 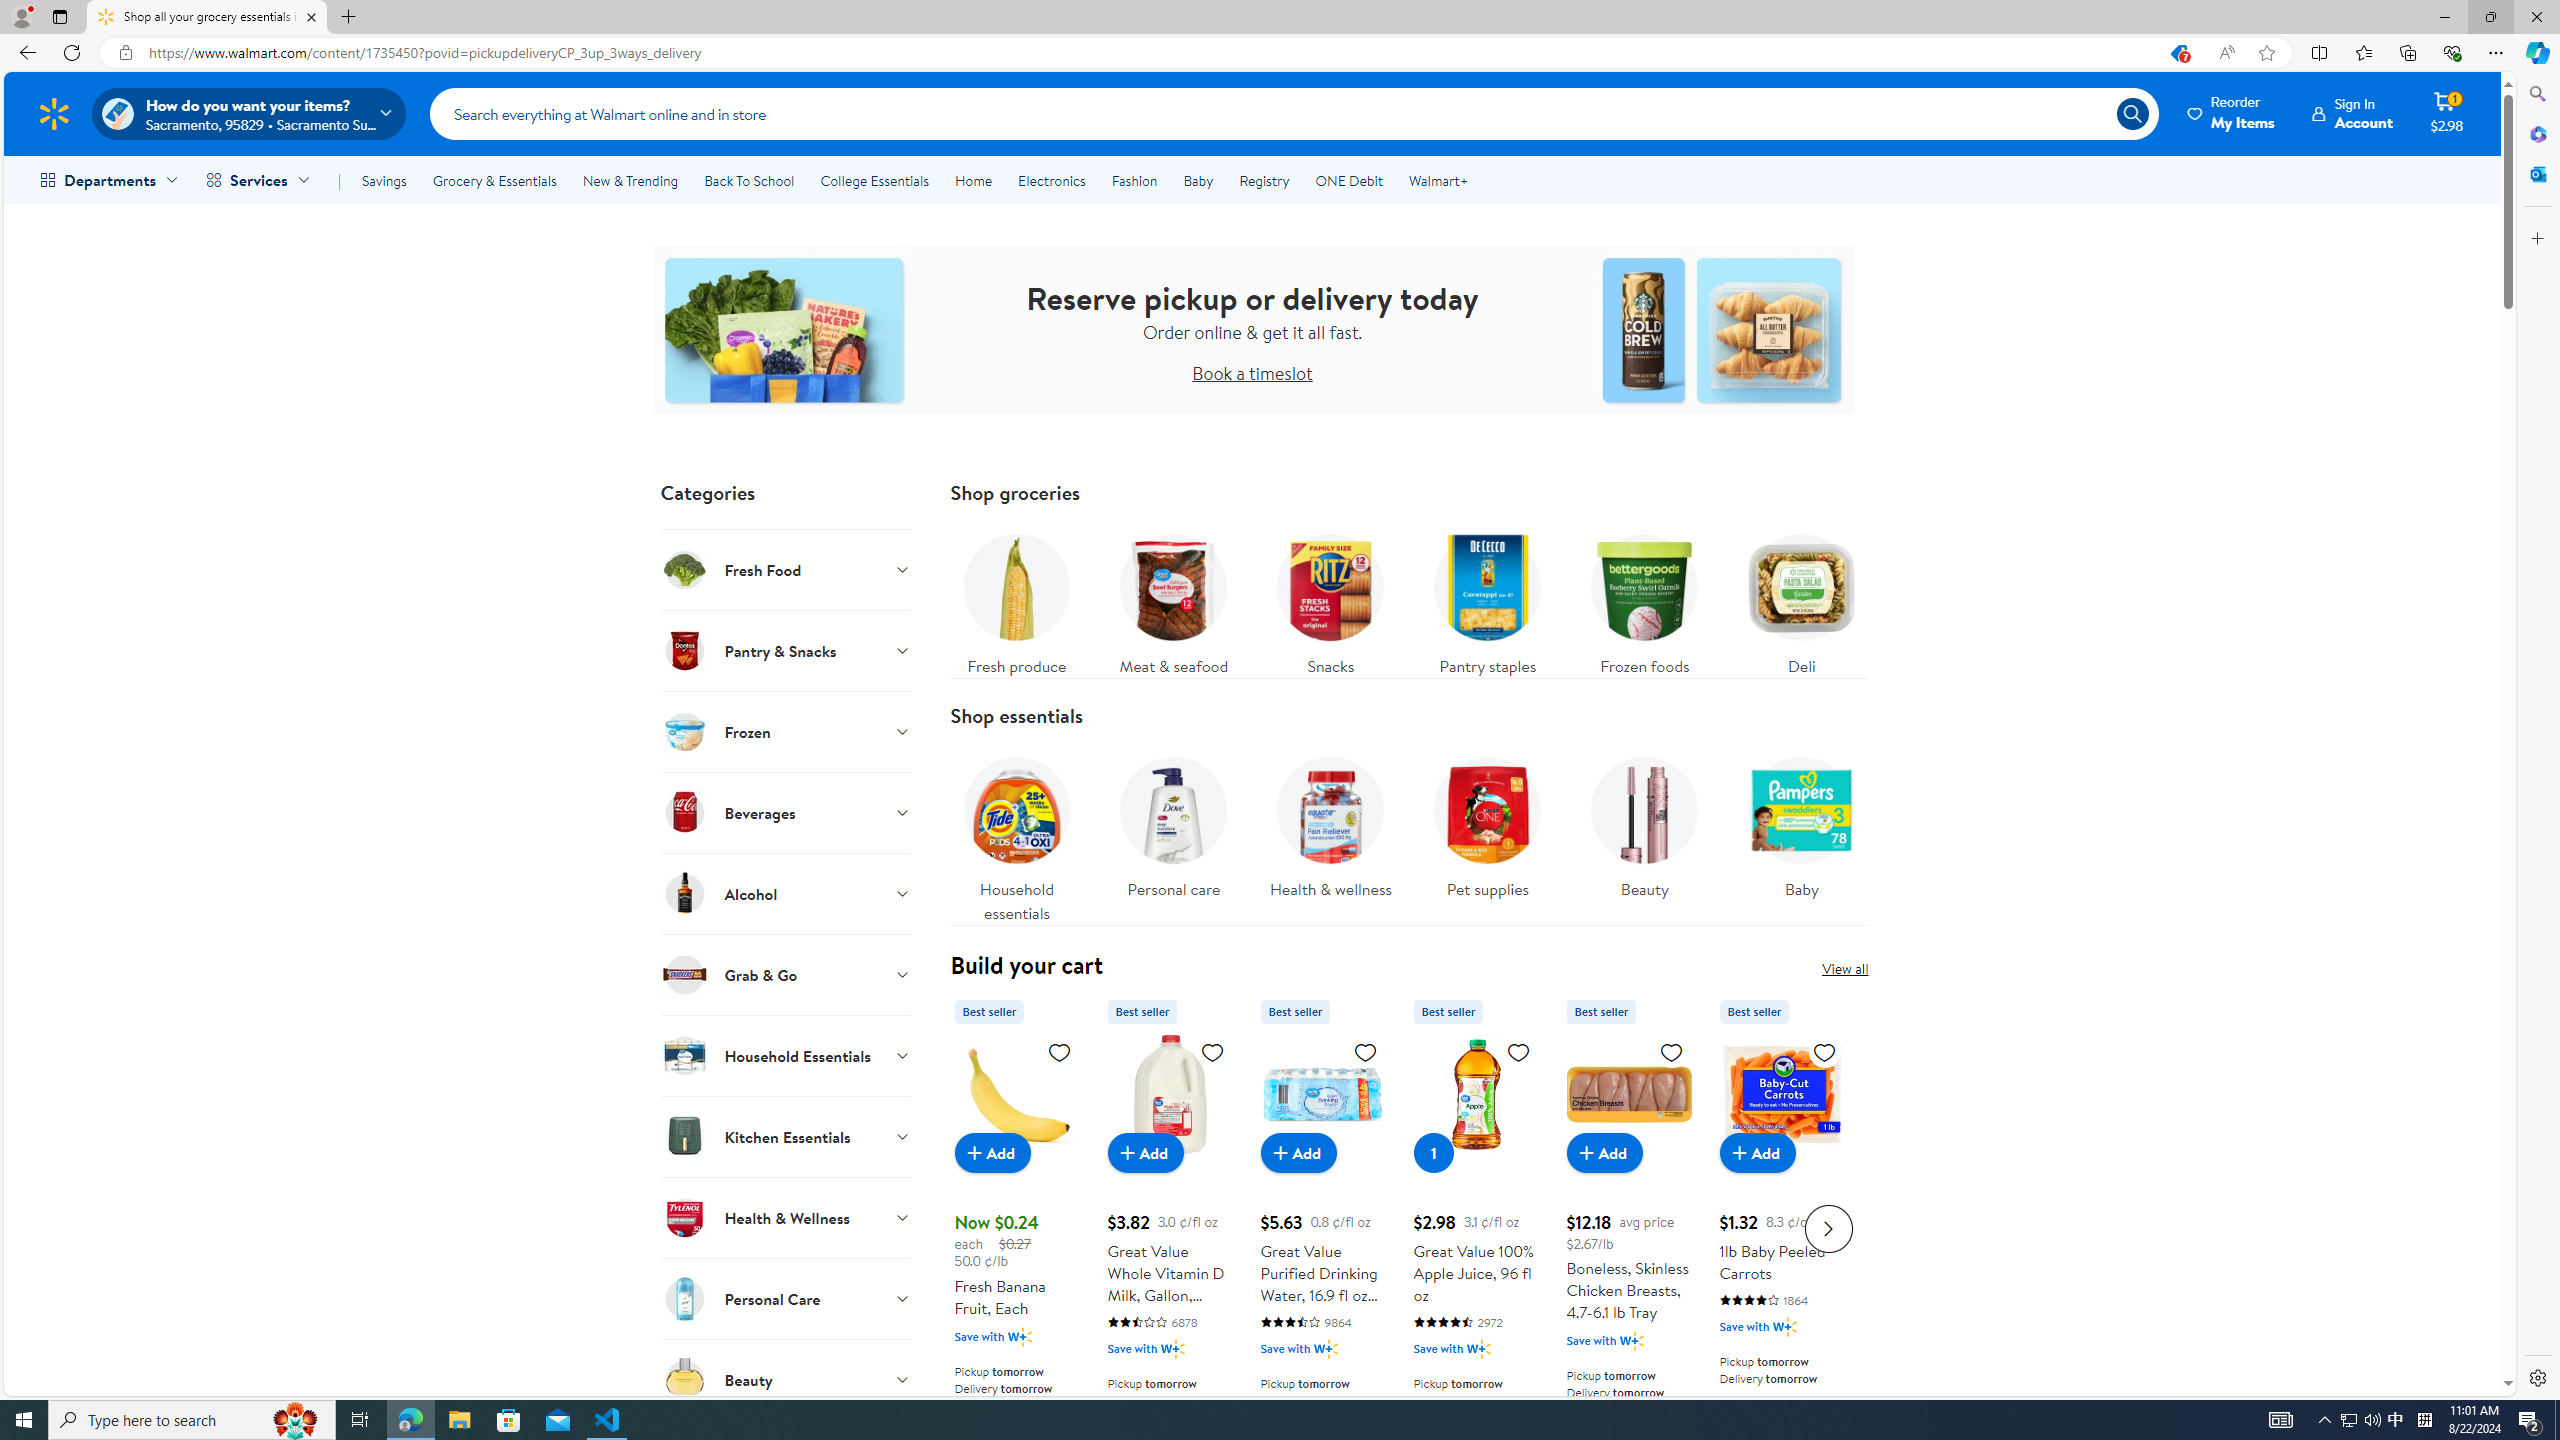 What do you see at coordinates (1173, 598) in the screenshot?
I see `'Meat & seafood'` at bounding box center [1173, 598].